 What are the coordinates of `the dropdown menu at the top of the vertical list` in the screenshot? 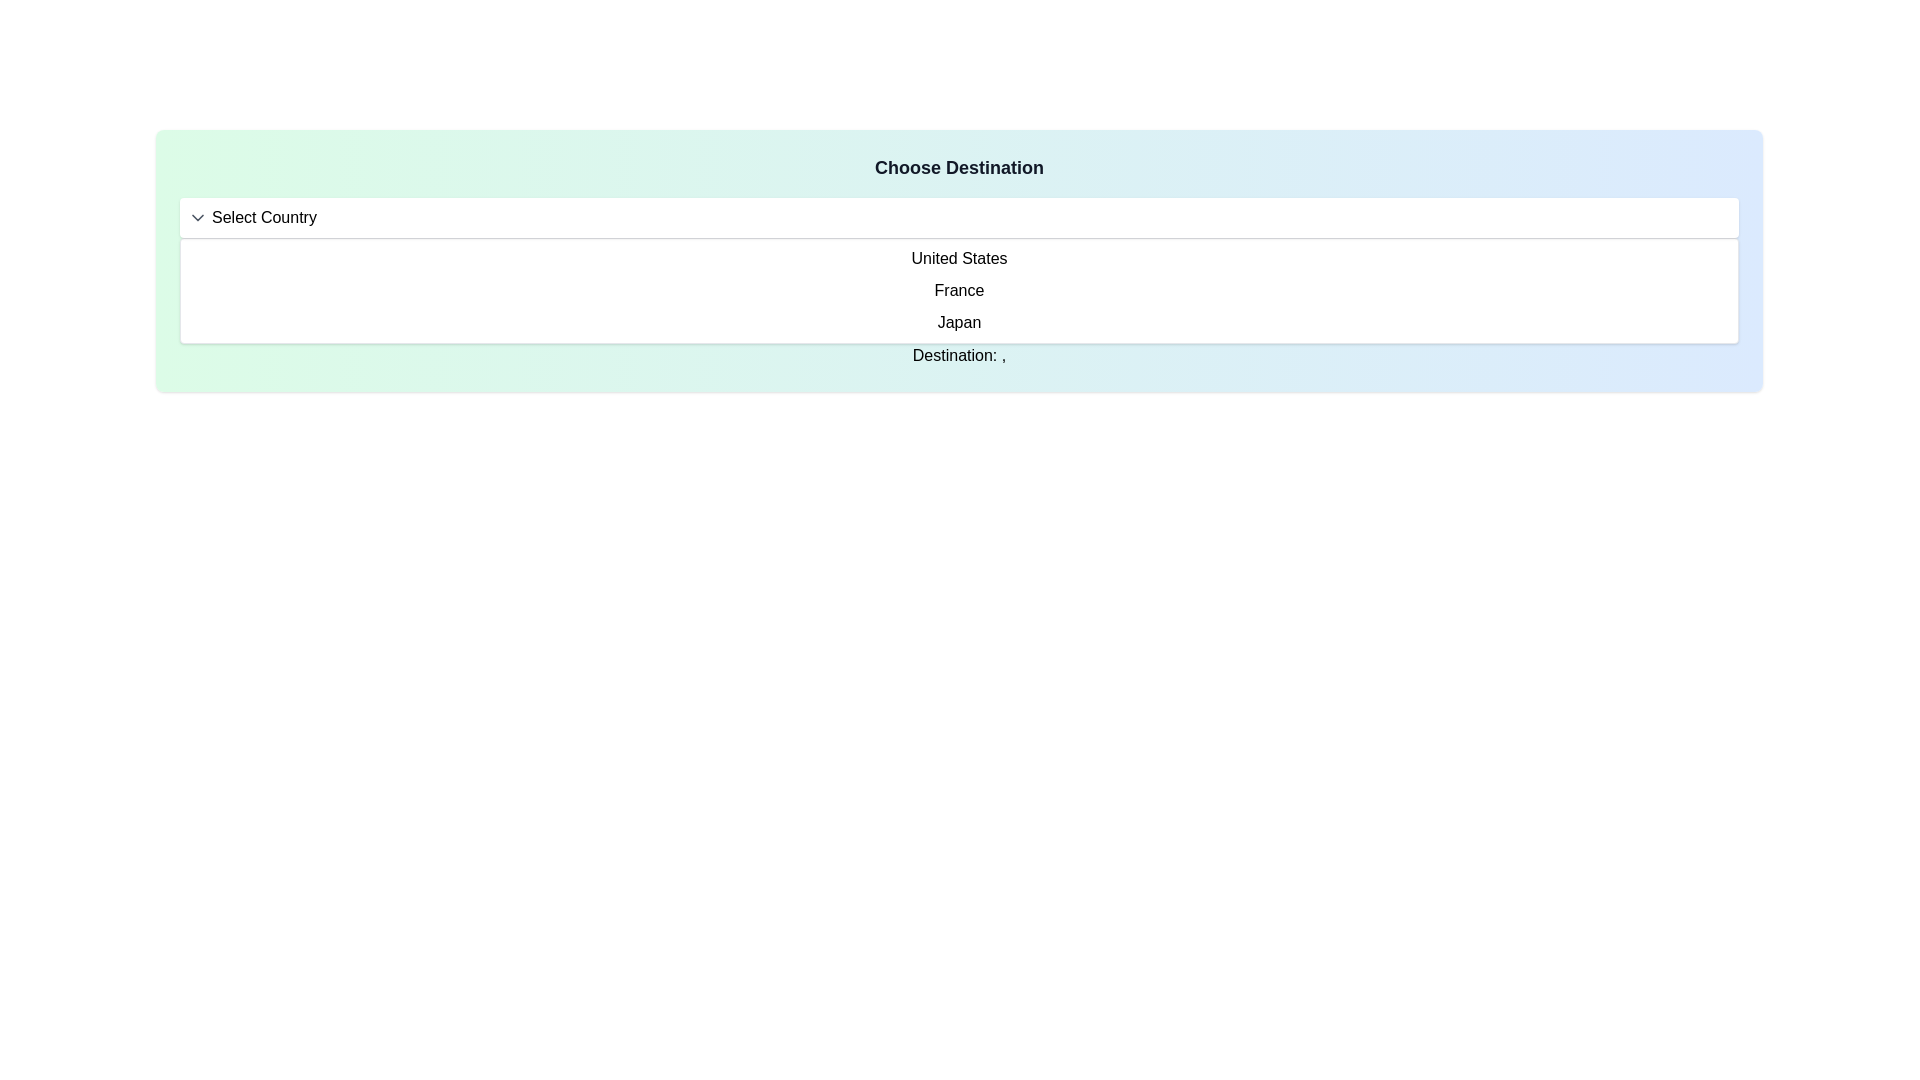 It's located at (958, 218).